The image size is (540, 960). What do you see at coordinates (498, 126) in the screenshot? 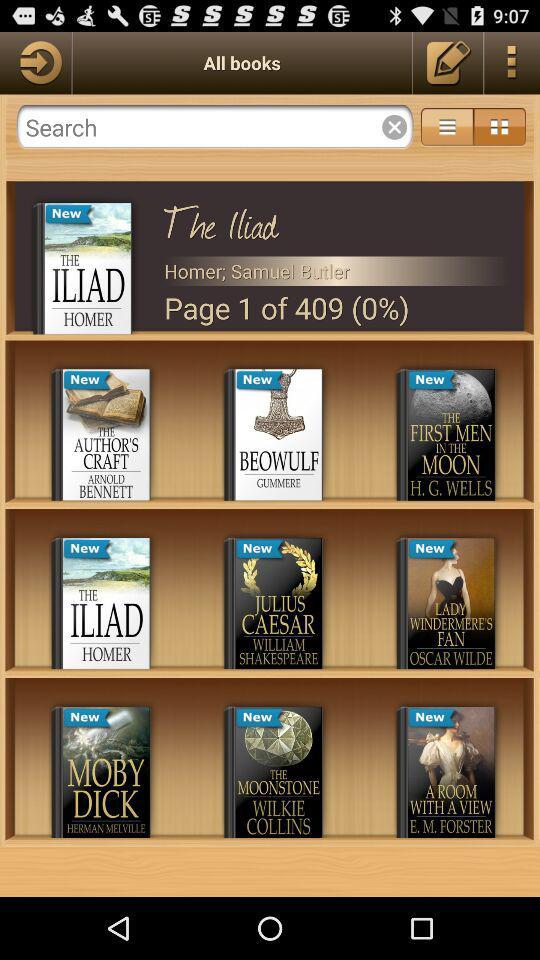
I see `switch to grid view` at bounding box center [498, 126].